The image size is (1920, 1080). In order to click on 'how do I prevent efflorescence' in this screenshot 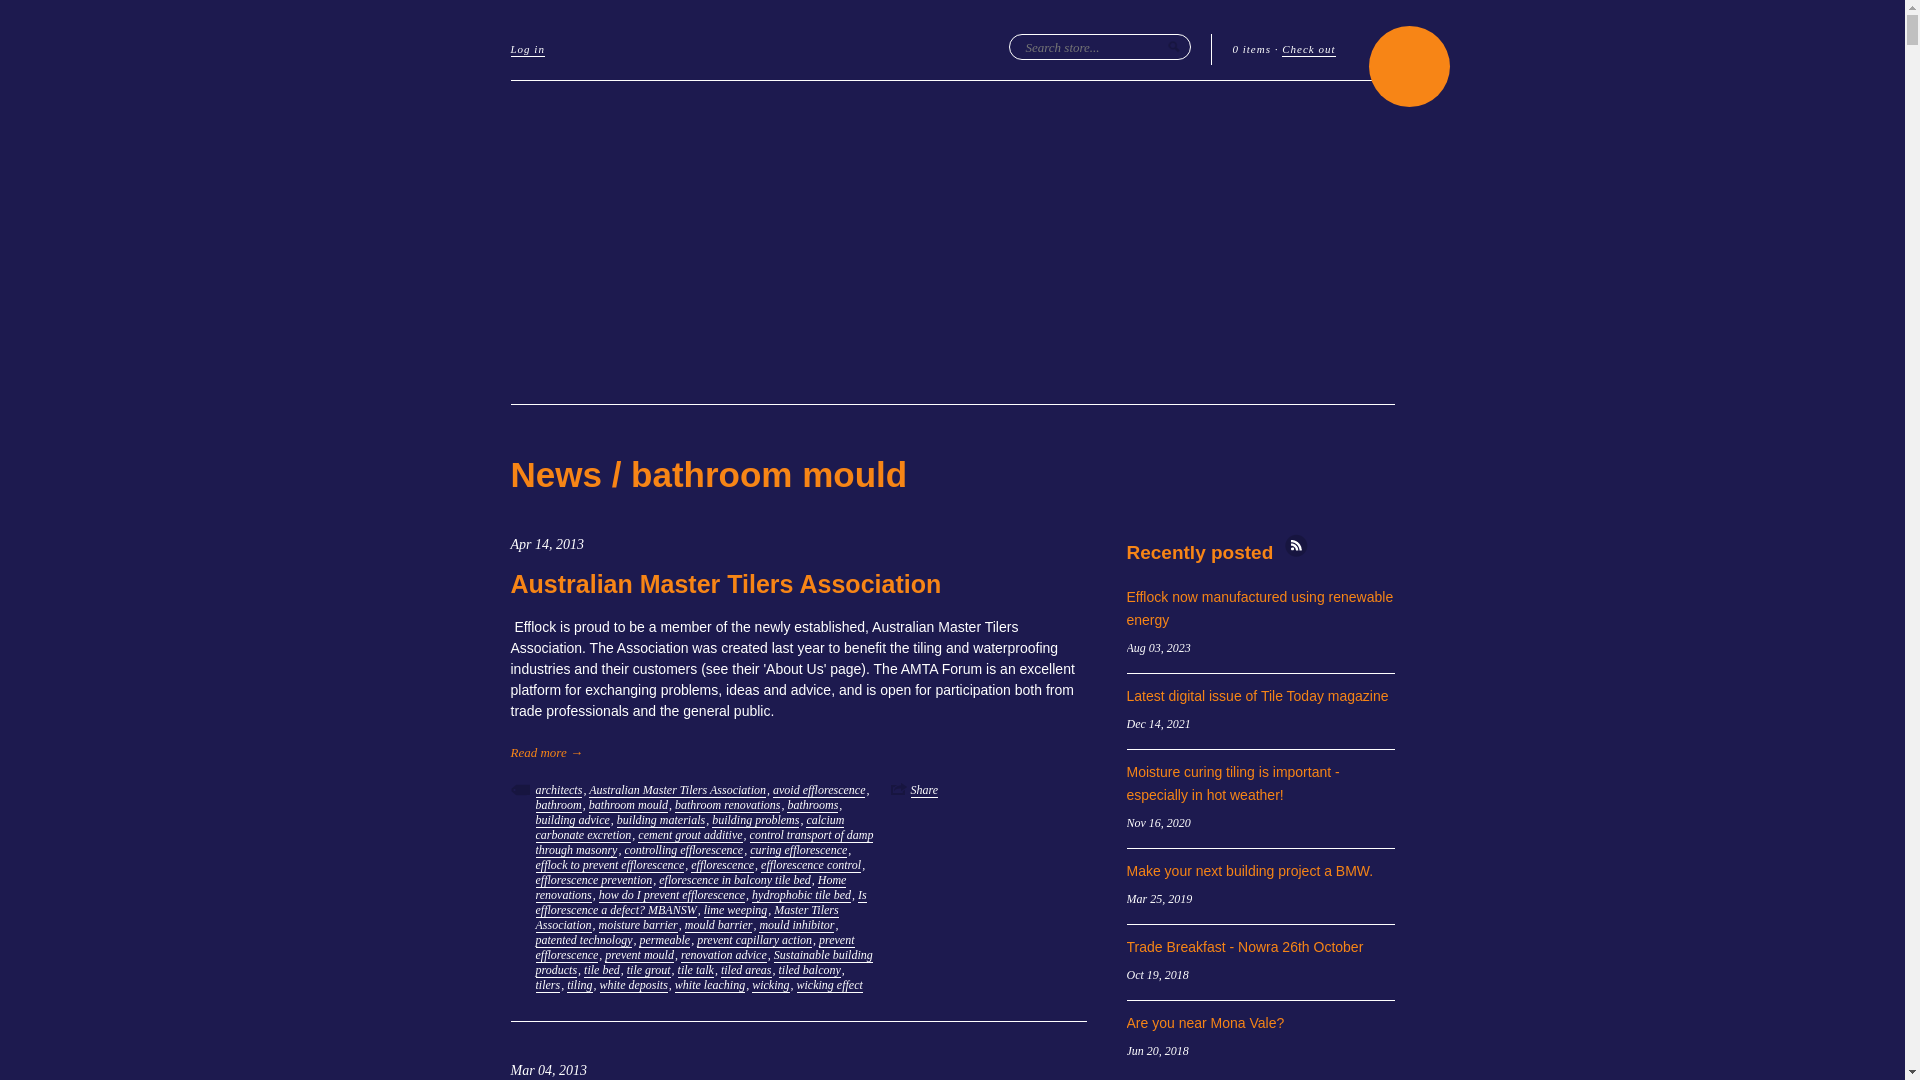, I will do `click(598, 894)`.